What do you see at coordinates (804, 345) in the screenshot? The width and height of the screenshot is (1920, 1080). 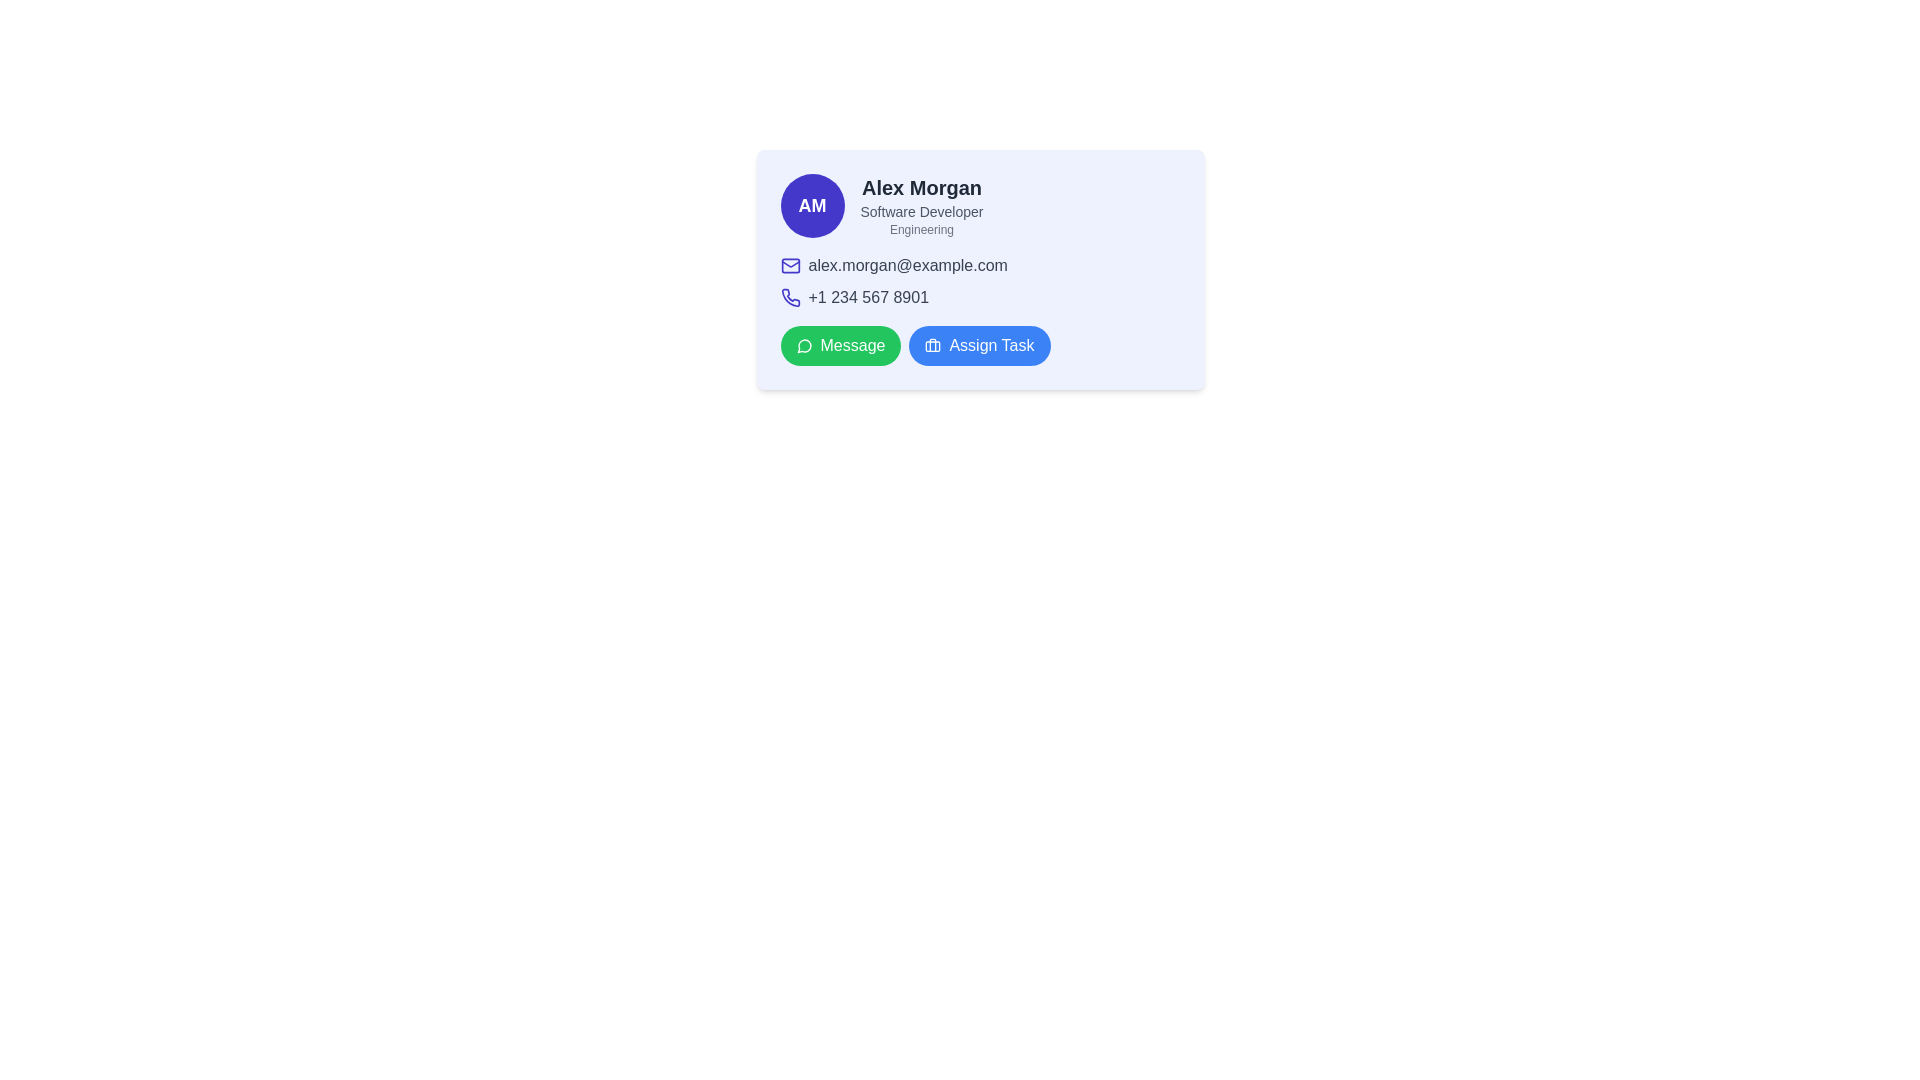 I see `the messaging icon located to the left of the 'Message' text label in the bottom-left corner of the card-like interface` at bounding box center [804, 345].